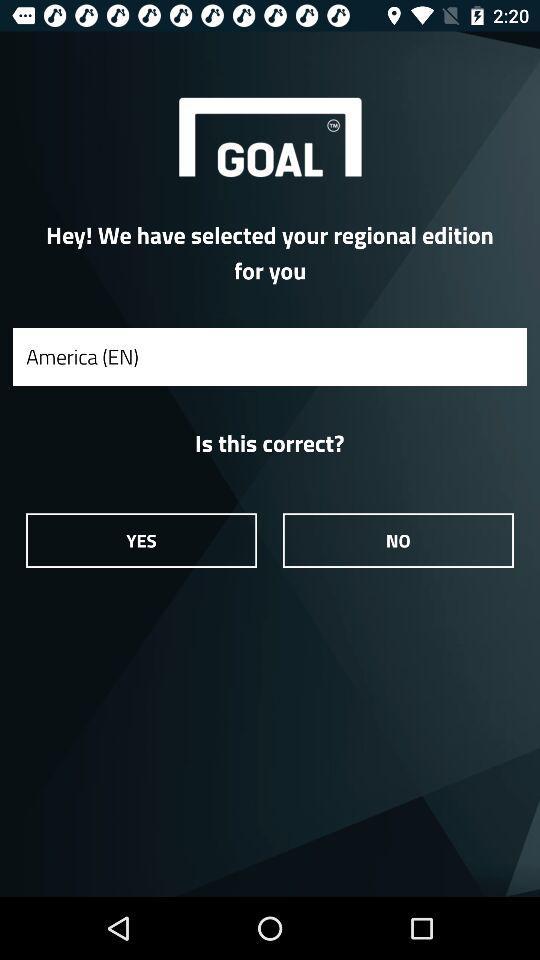  Describe the element at coordinates (140, 539) in the screenshot. I see `the item to the left of no` at that location.